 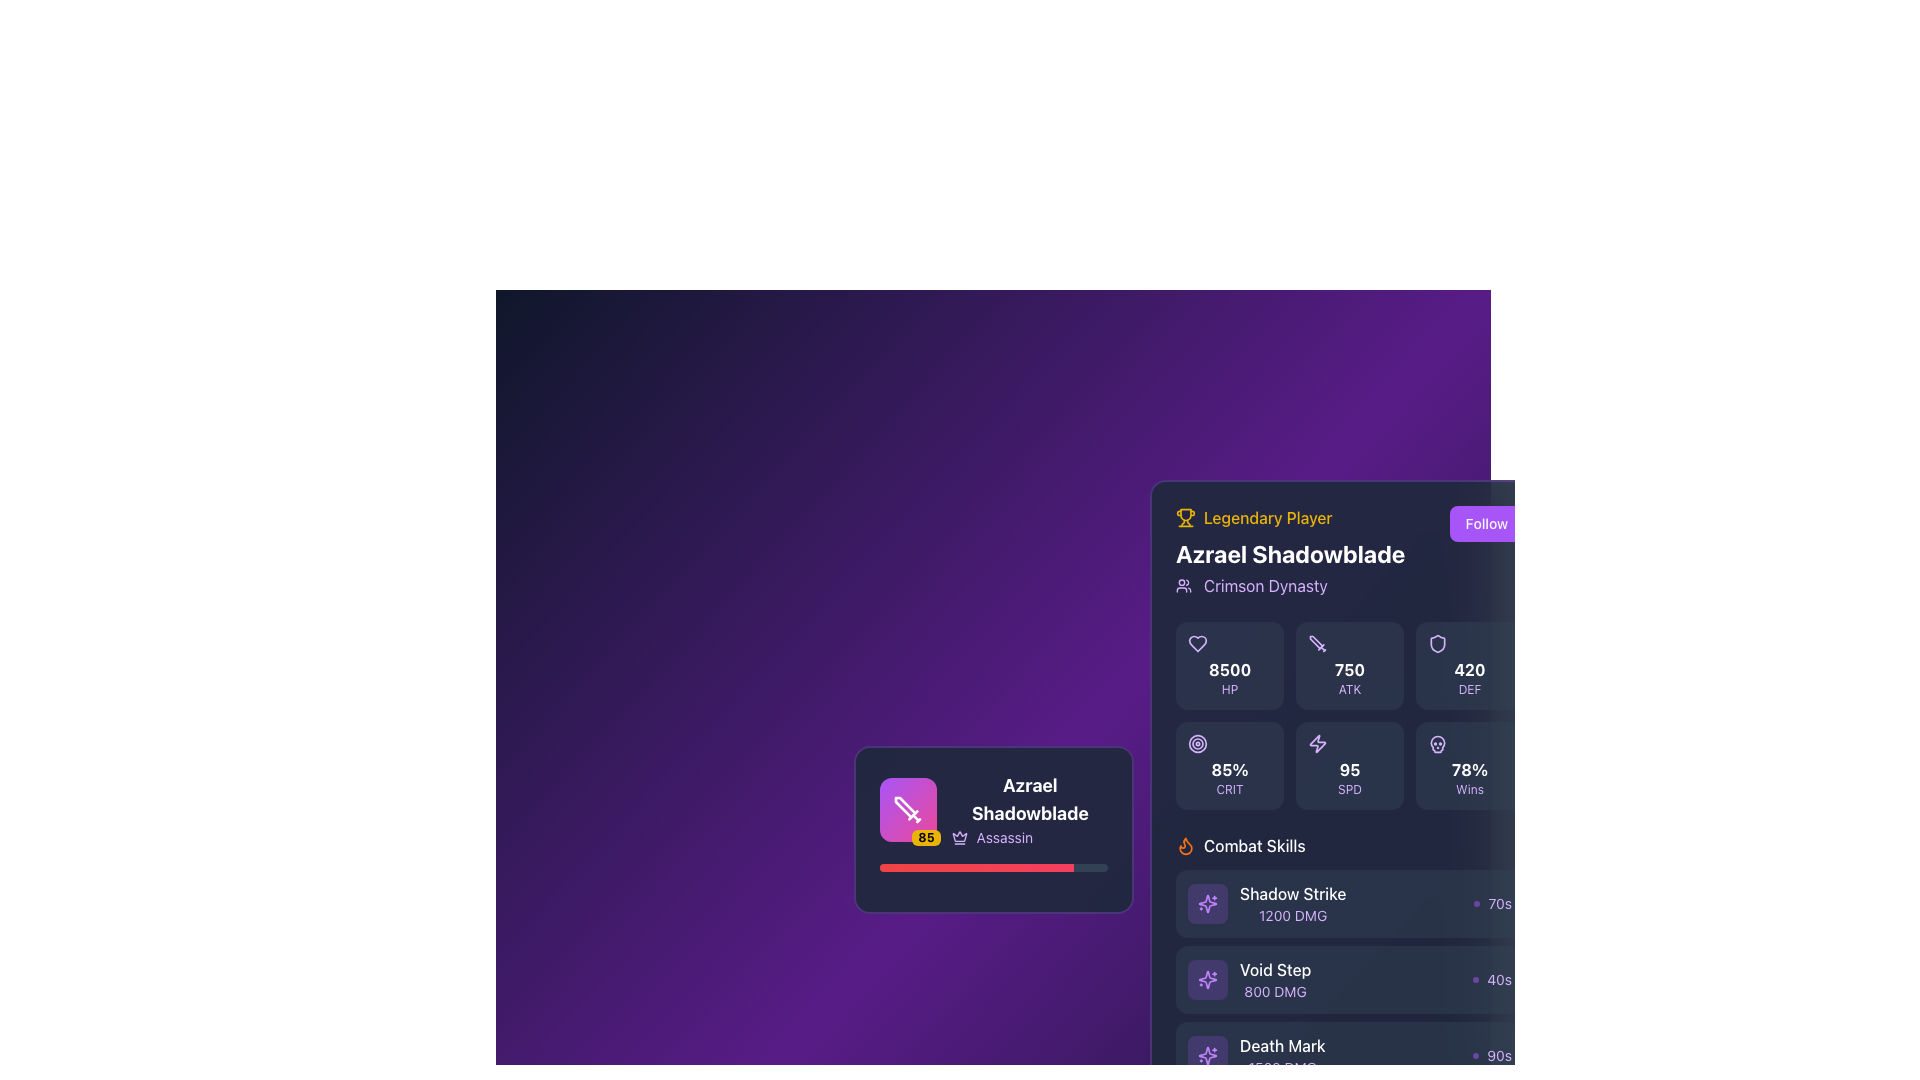 I want to click on the label text indicating a statistic or attribute located beneath the value '420' in the bottom-right section of the card, so click(x=1469, y=689).